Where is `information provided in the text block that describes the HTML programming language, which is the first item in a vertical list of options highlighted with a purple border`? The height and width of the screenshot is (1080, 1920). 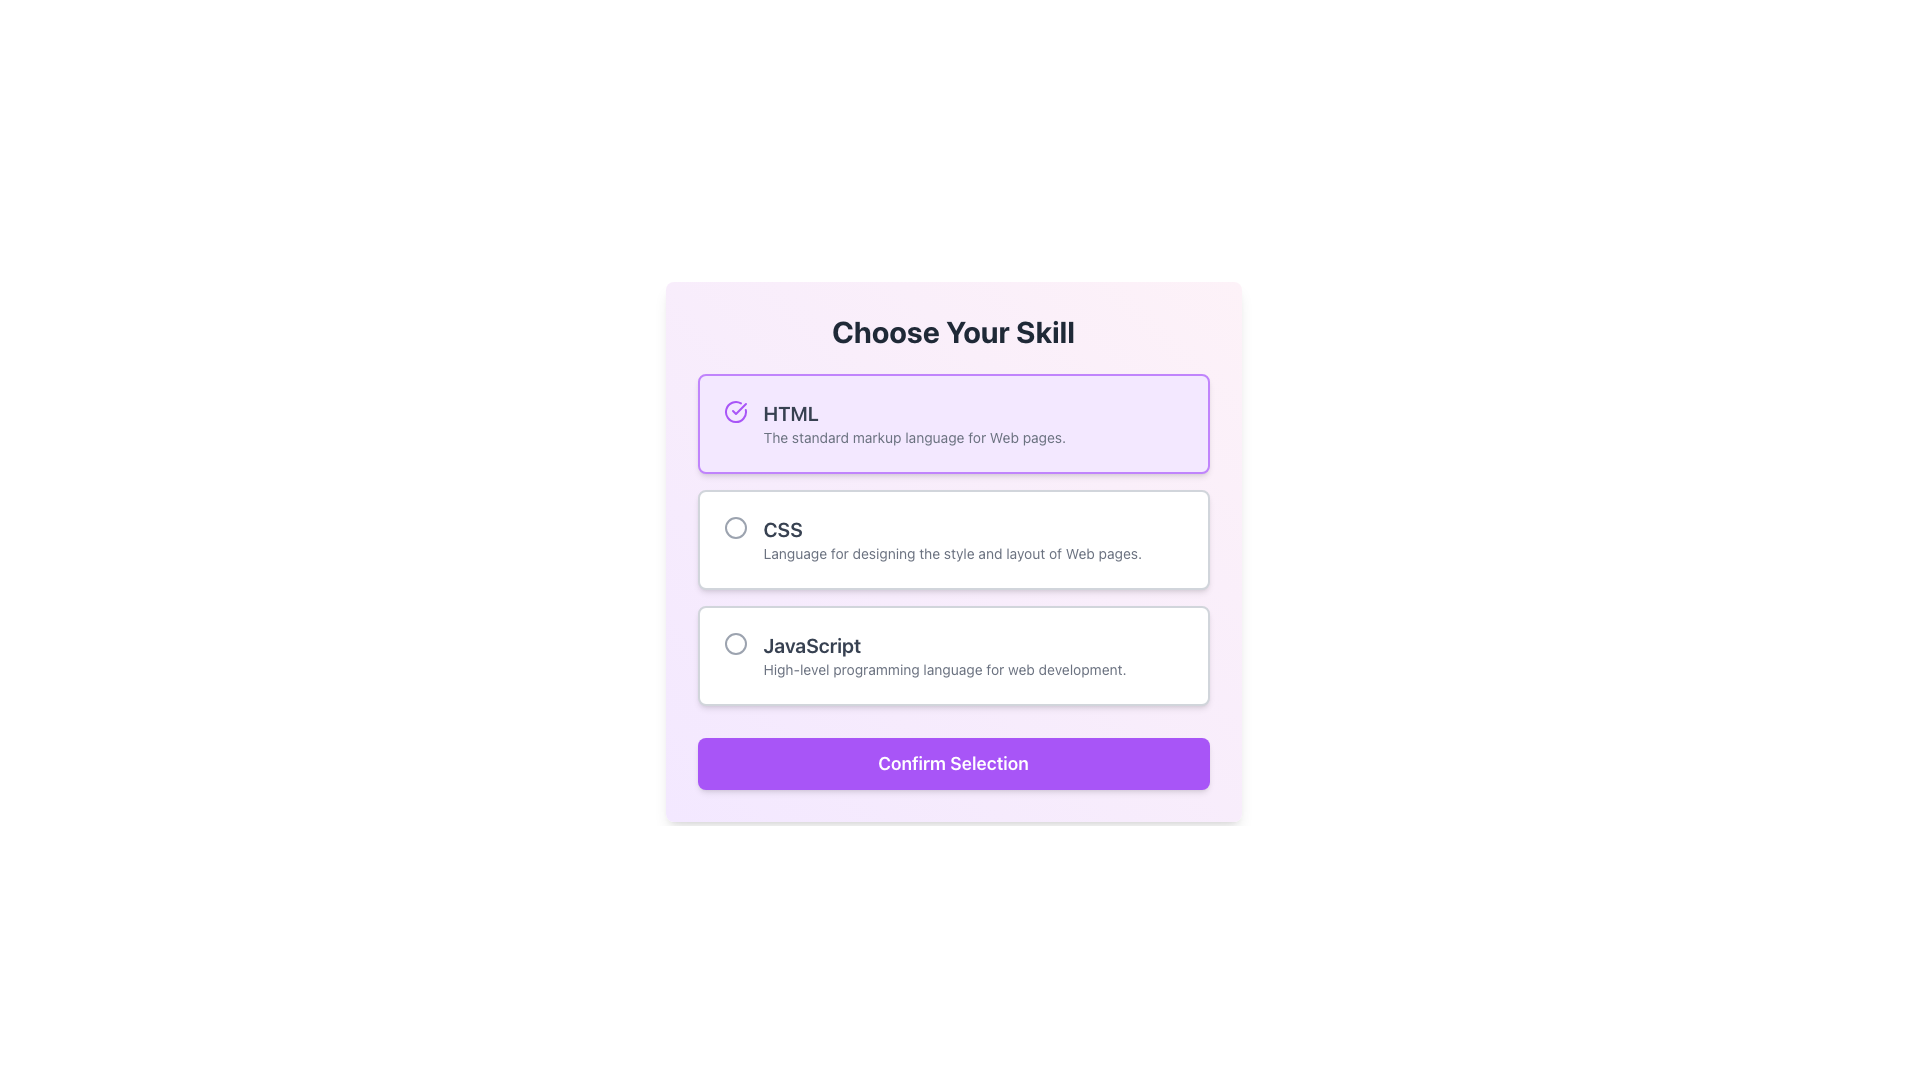 information provided in the text block that describes the HTML programming language, which is the first item in a vertical list of options highlighted with a purple border is located at coordinates (913, 423).